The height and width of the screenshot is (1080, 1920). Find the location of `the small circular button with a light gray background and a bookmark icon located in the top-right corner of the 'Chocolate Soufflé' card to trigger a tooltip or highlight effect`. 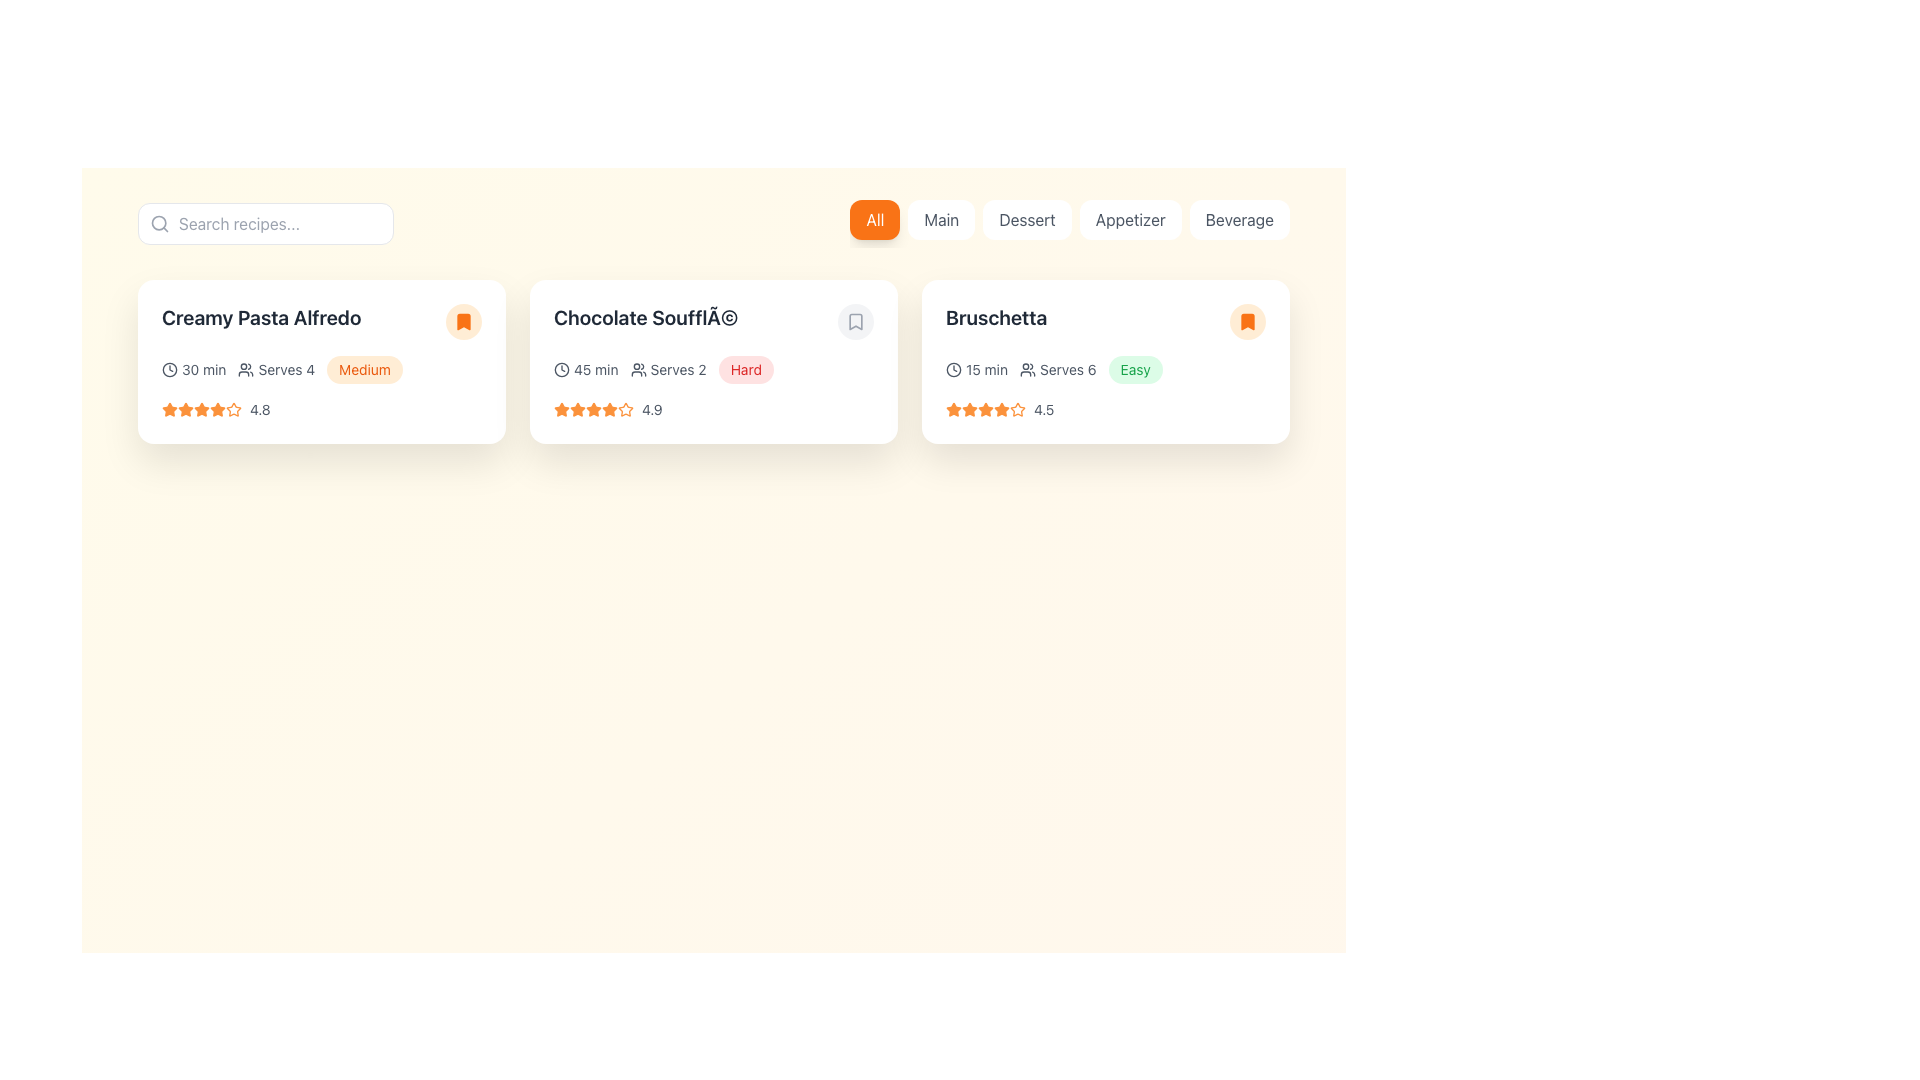

the small circular button with a light gray background and a bookmark icon located in the top-right corner of the 'Chocolate Soufflé' card to trigger a tooltip or highlight effect is located at coordinates (855, 320).